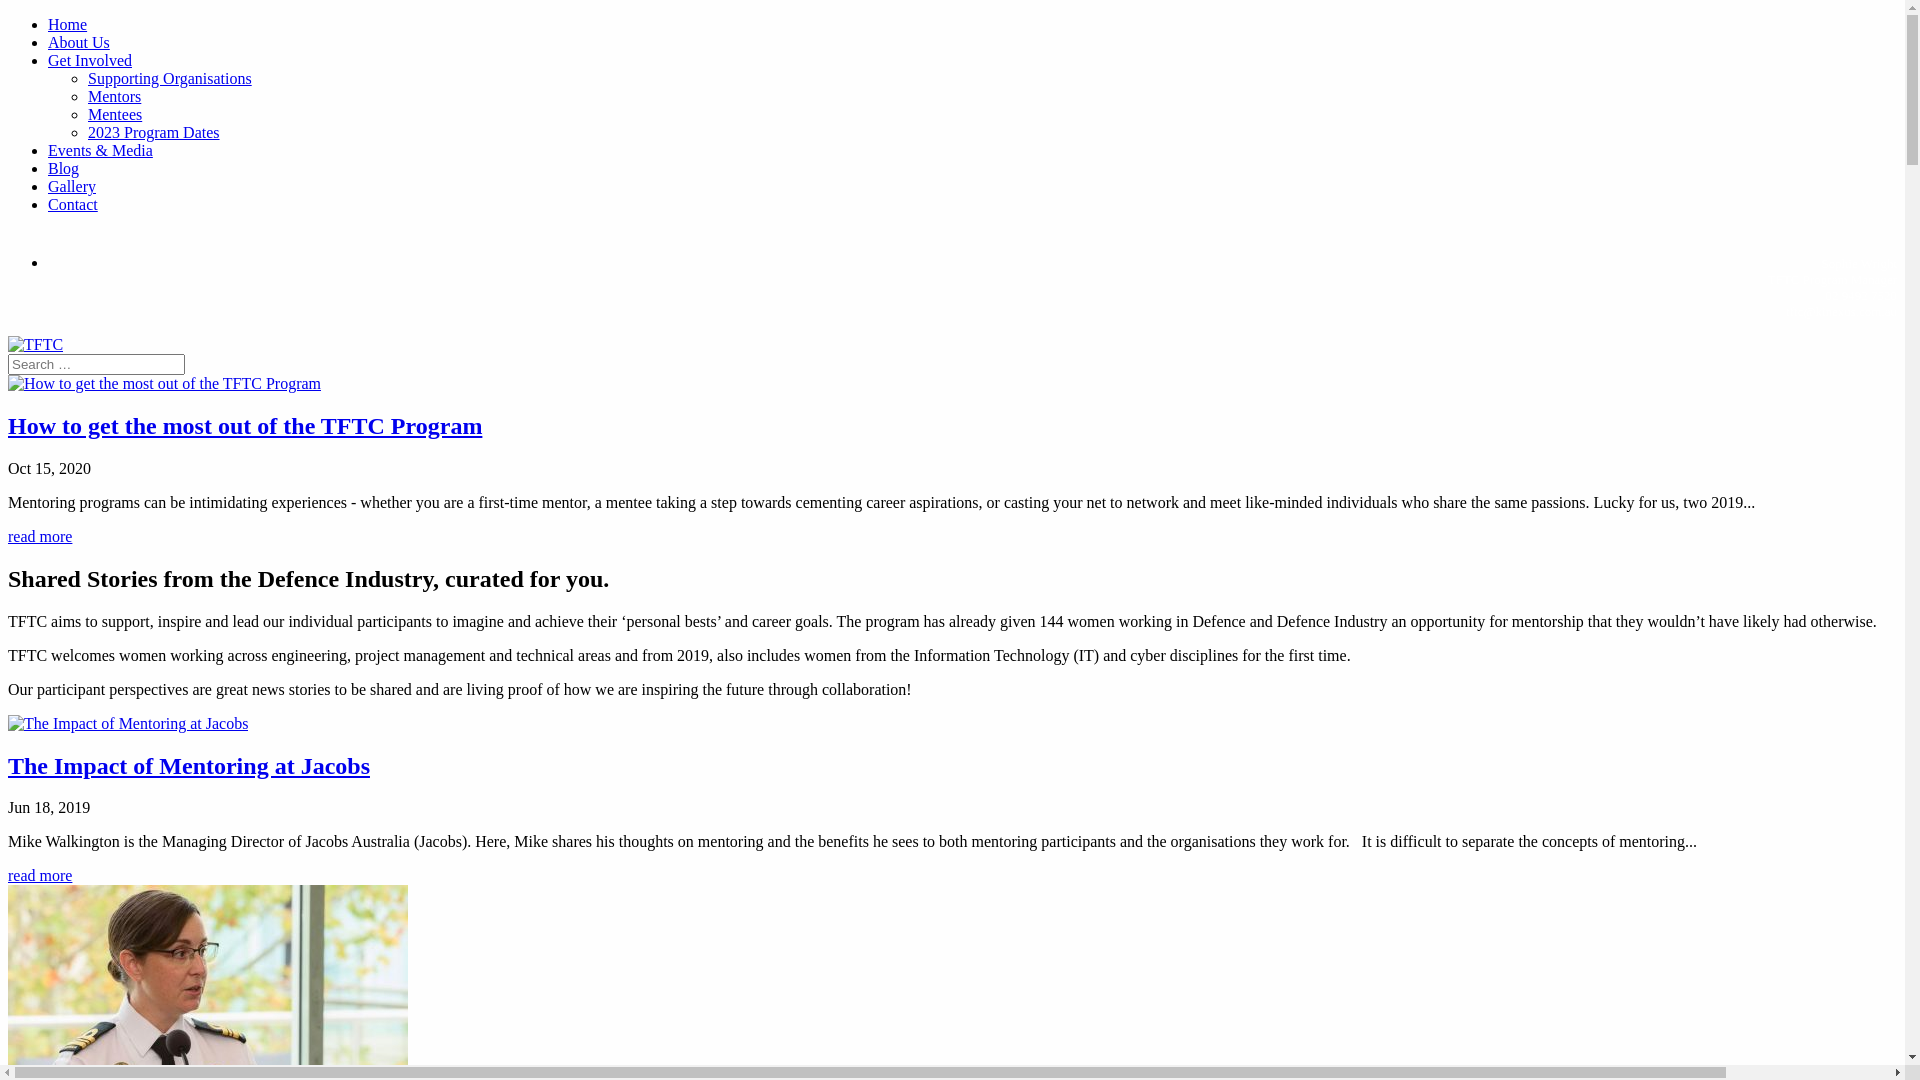  What do you see at coordinates (113, 96) in the screenshot?
I see `'Mentors'` at bounding box center [113, 96].